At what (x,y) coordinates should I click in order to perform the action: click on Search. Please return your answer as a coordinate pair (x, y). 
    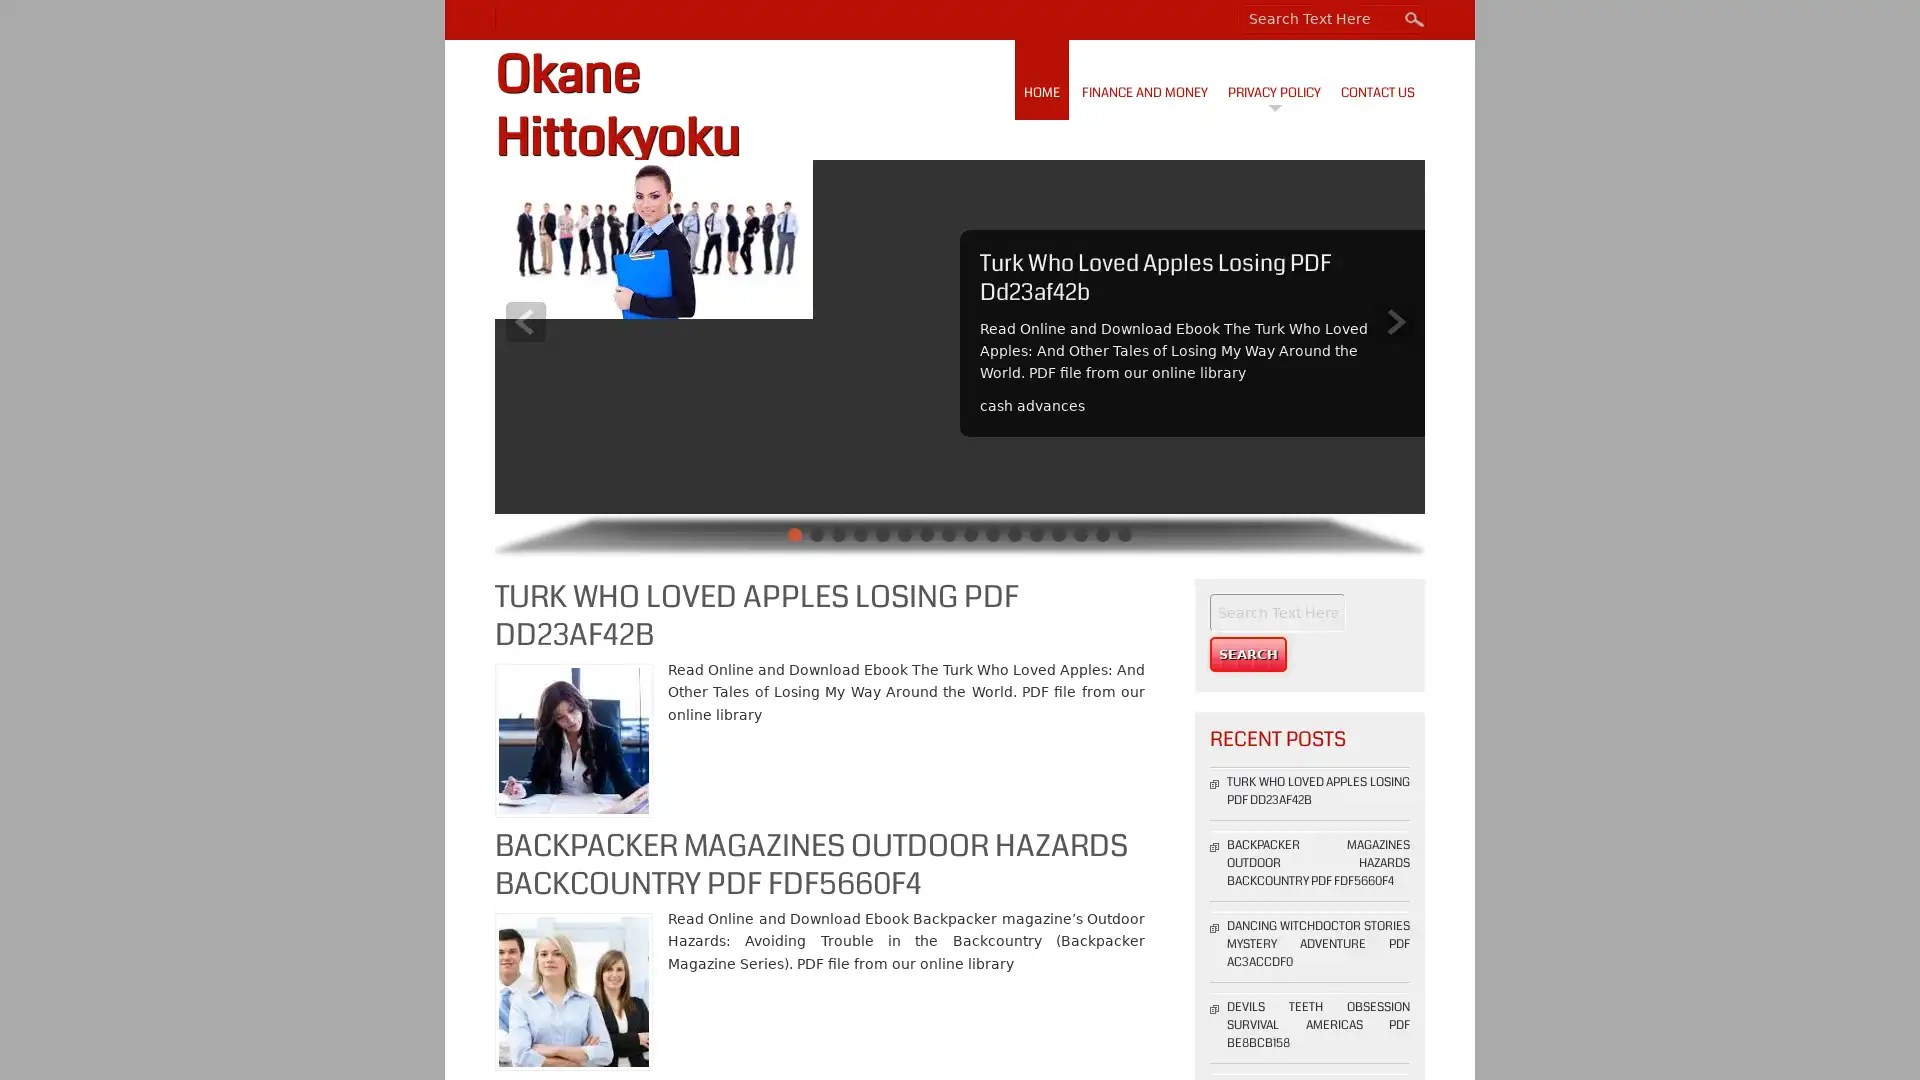
    Looking at the image, I should click on (1247, 654).